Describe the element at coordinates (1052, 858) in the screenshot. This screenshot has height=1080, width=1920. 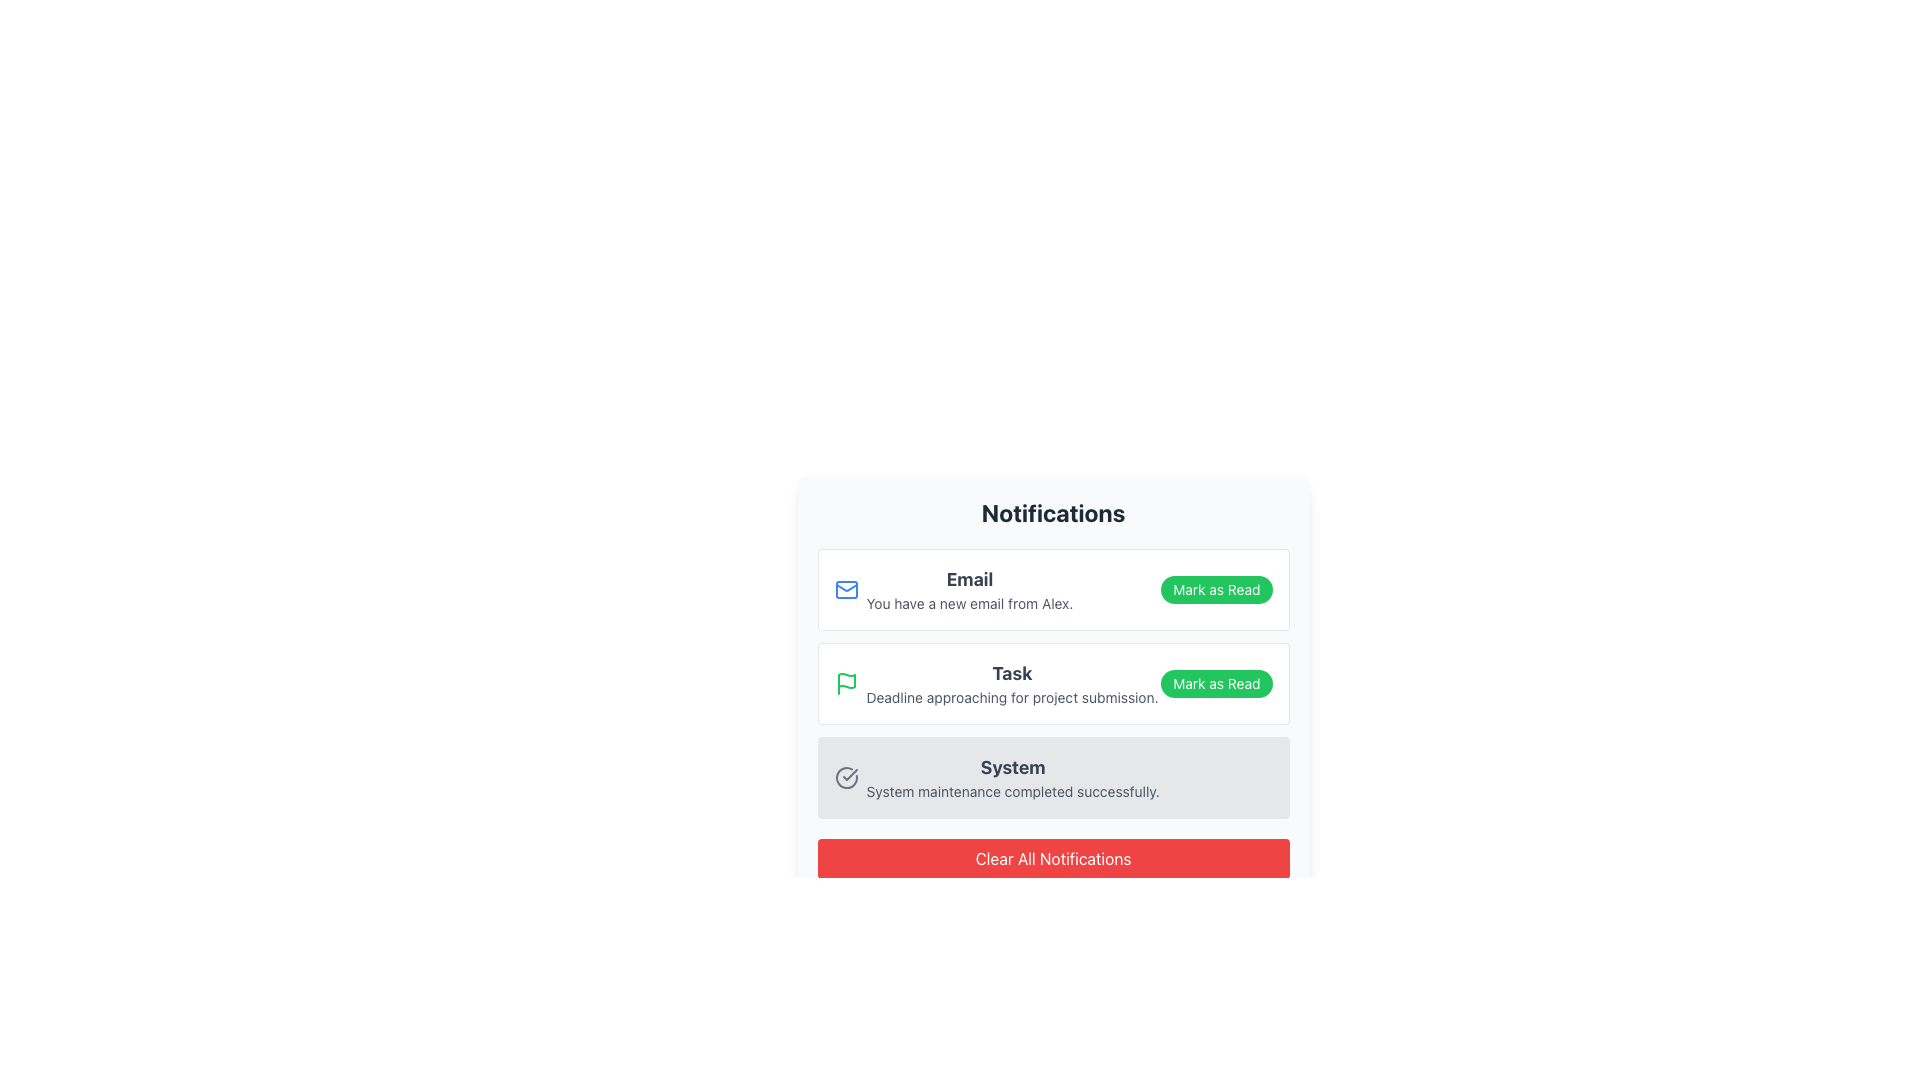
I see `the button at the bottom of the notification list to clear all notifications from the displayed list` at that location.